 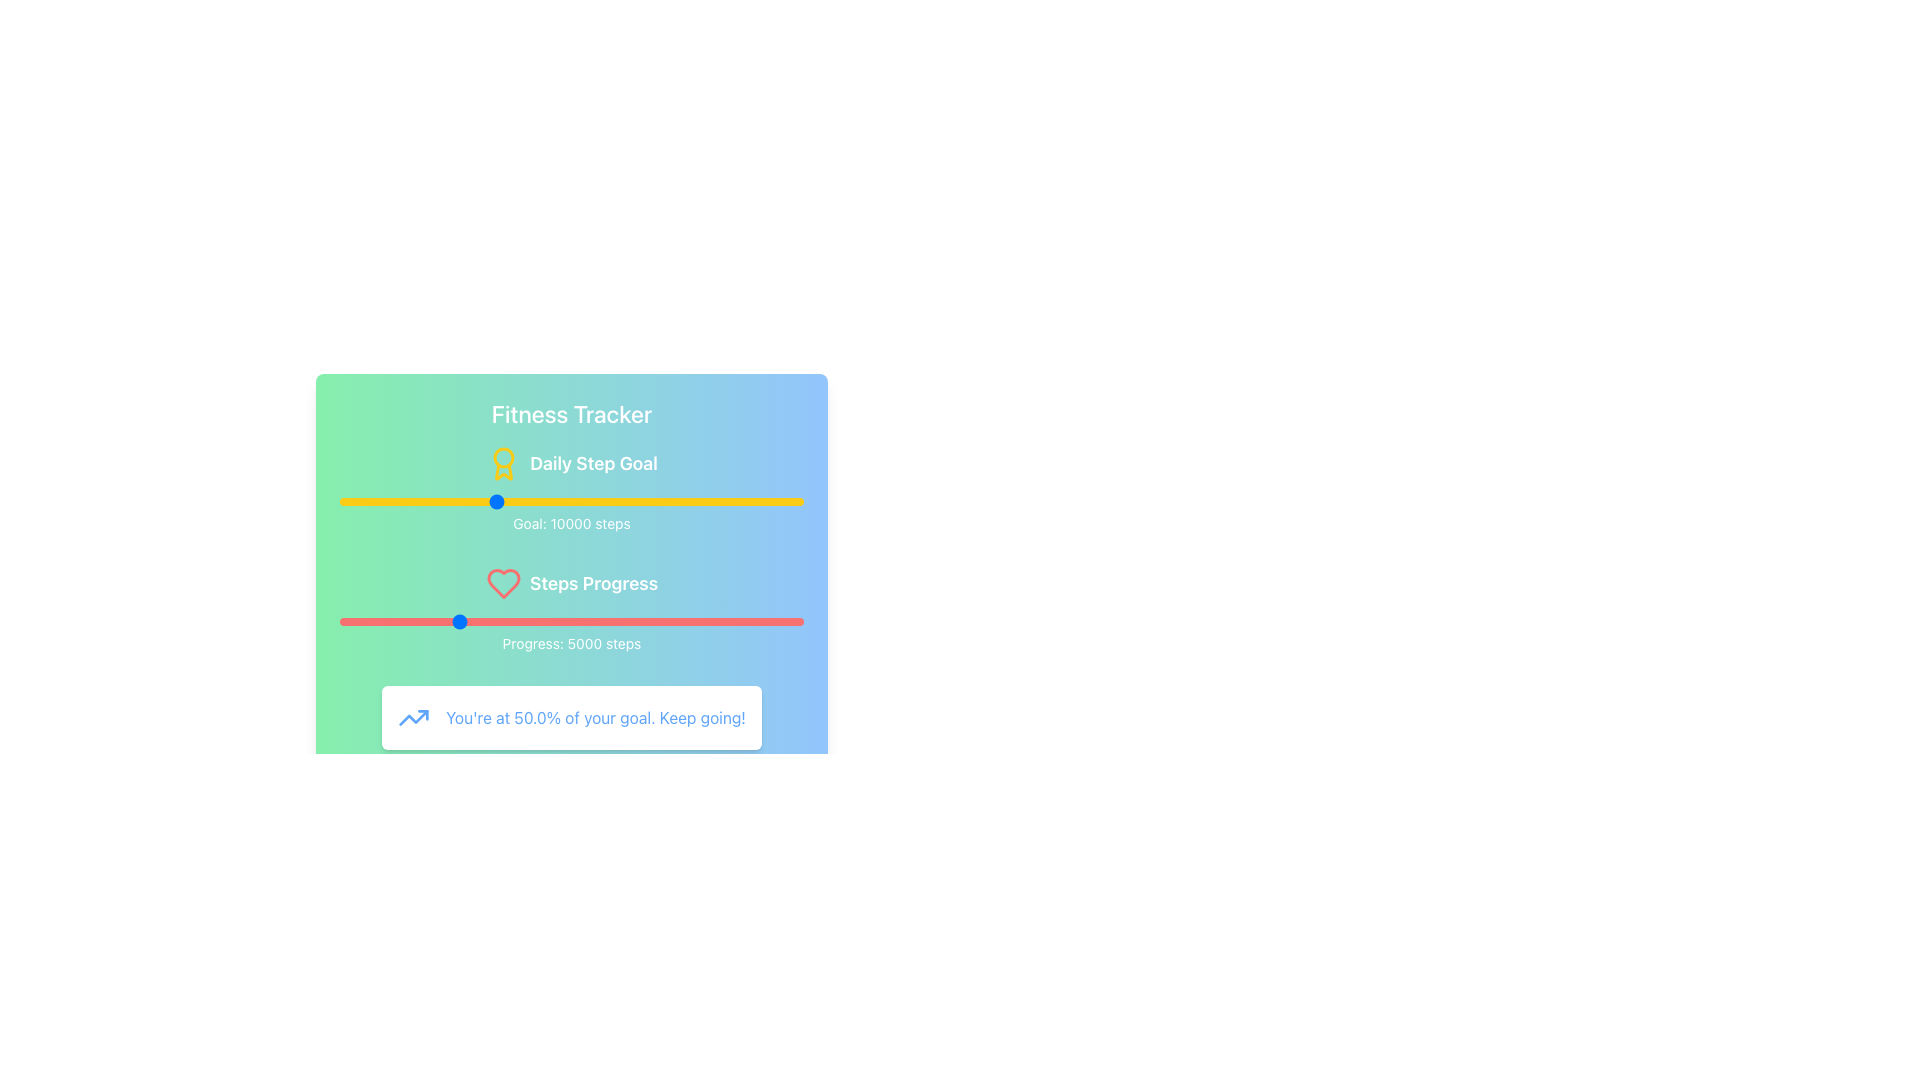 I want to click on the daily step goal, so click(x=644, y=500).